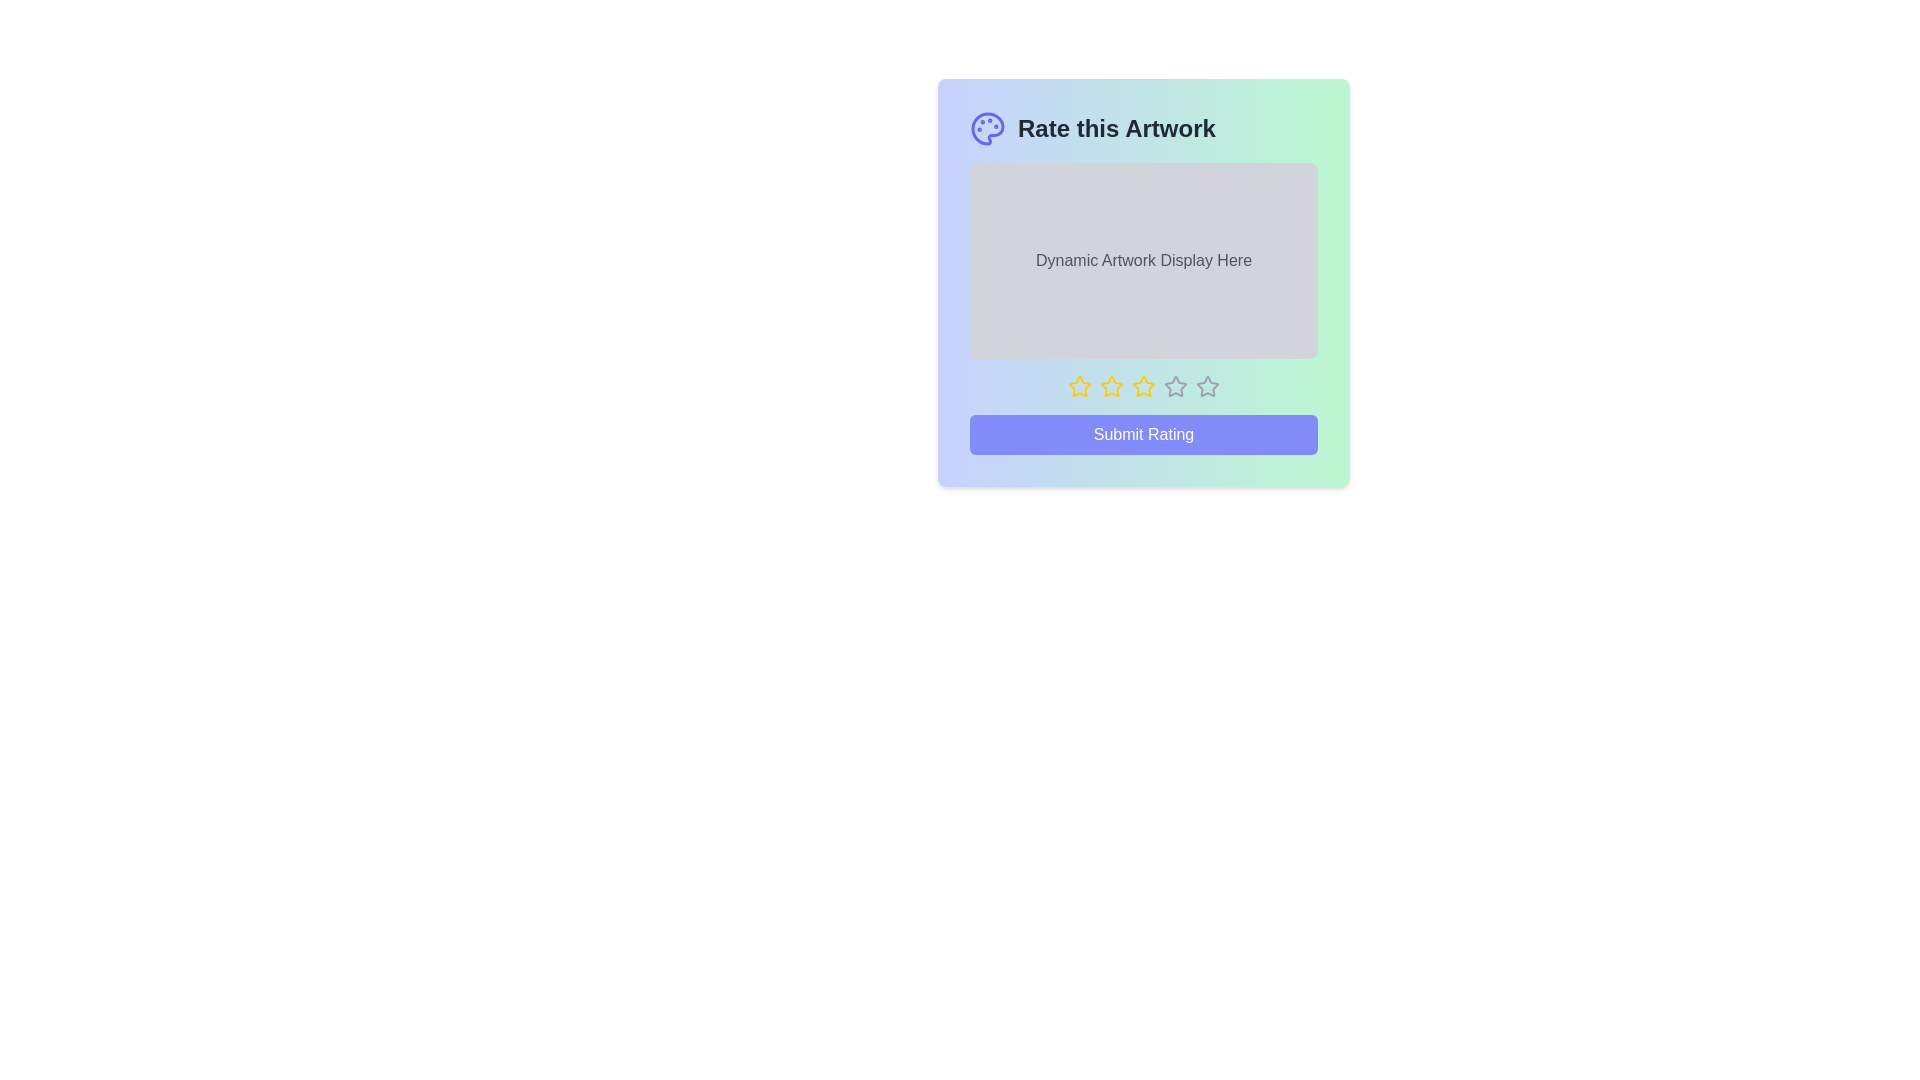  I want to click on the star corresponding to the desired rating 4, so click(1176, 386).